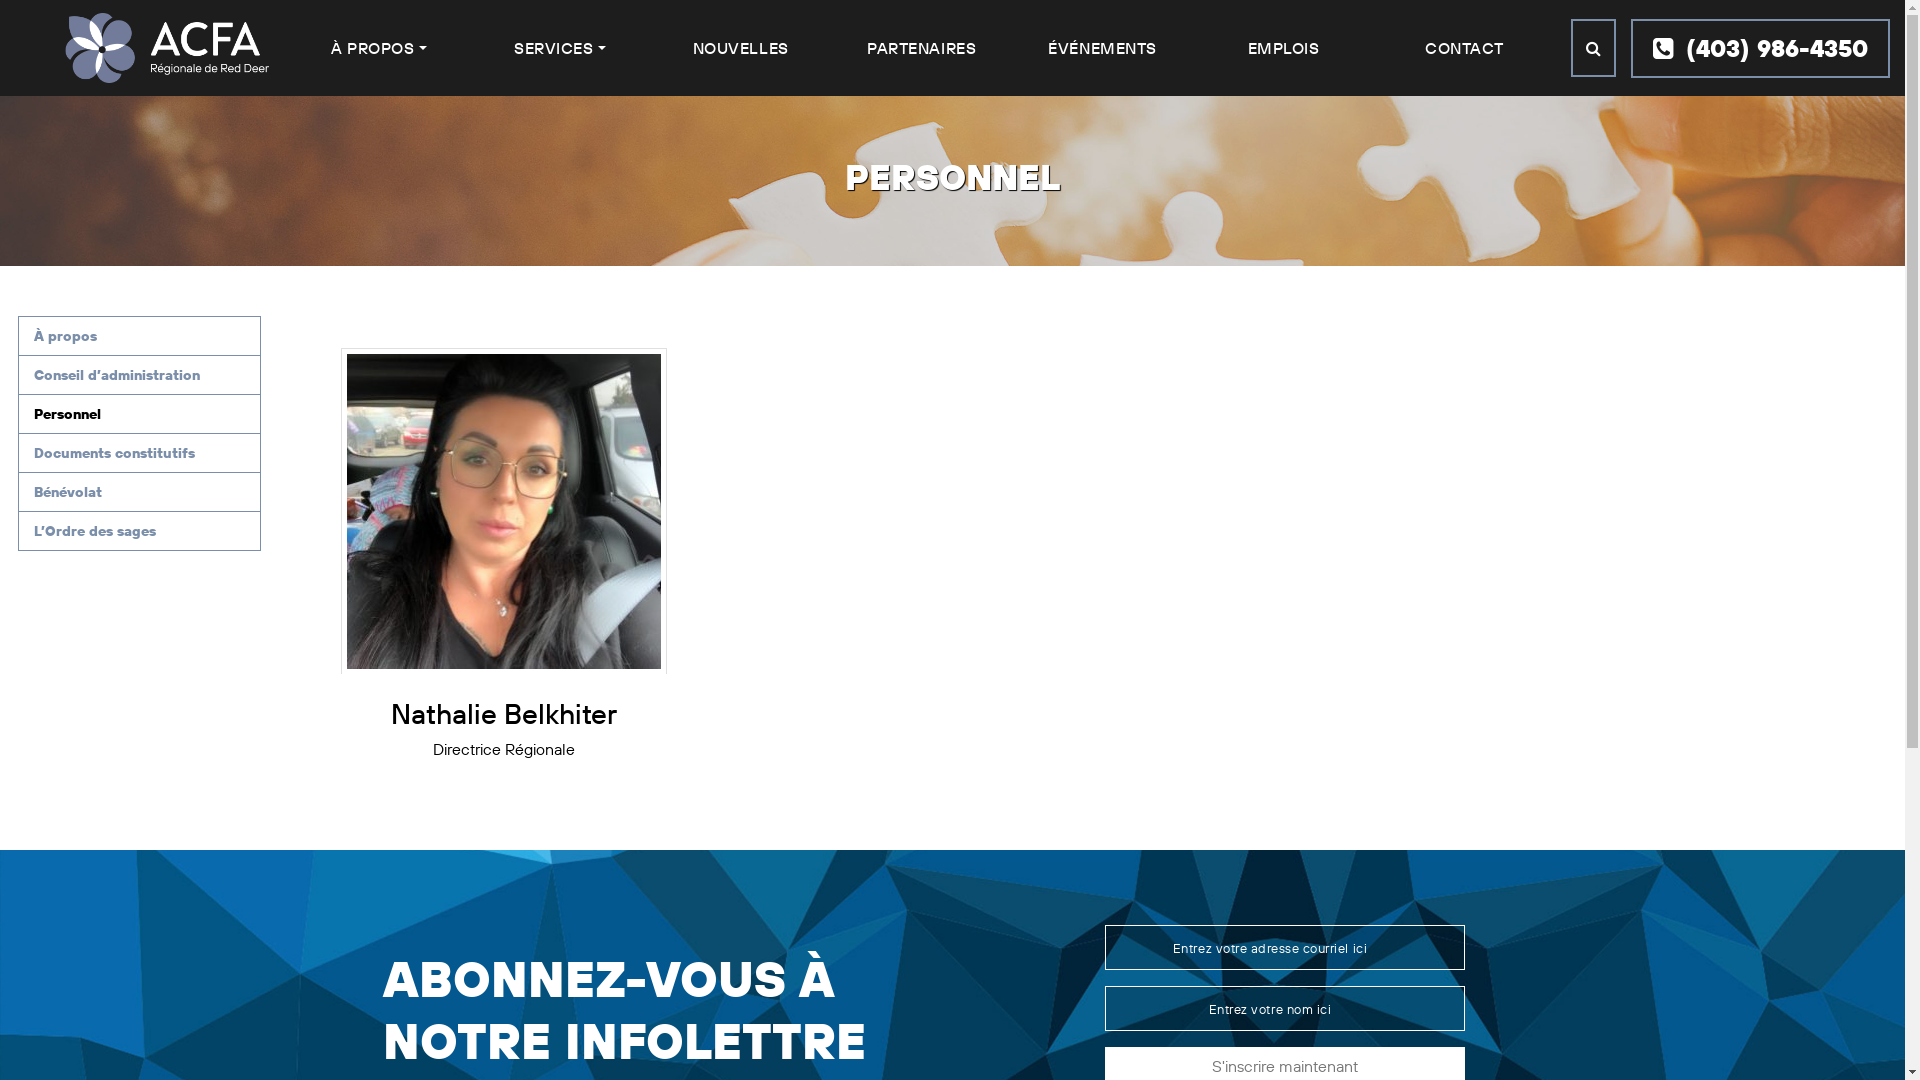 This screenshot has width=1920, height=1080. What do you see at coordinates (1283, 46) in the screenshot?
I see `'EMPLOIS'` at bounding box center [1283, 46].